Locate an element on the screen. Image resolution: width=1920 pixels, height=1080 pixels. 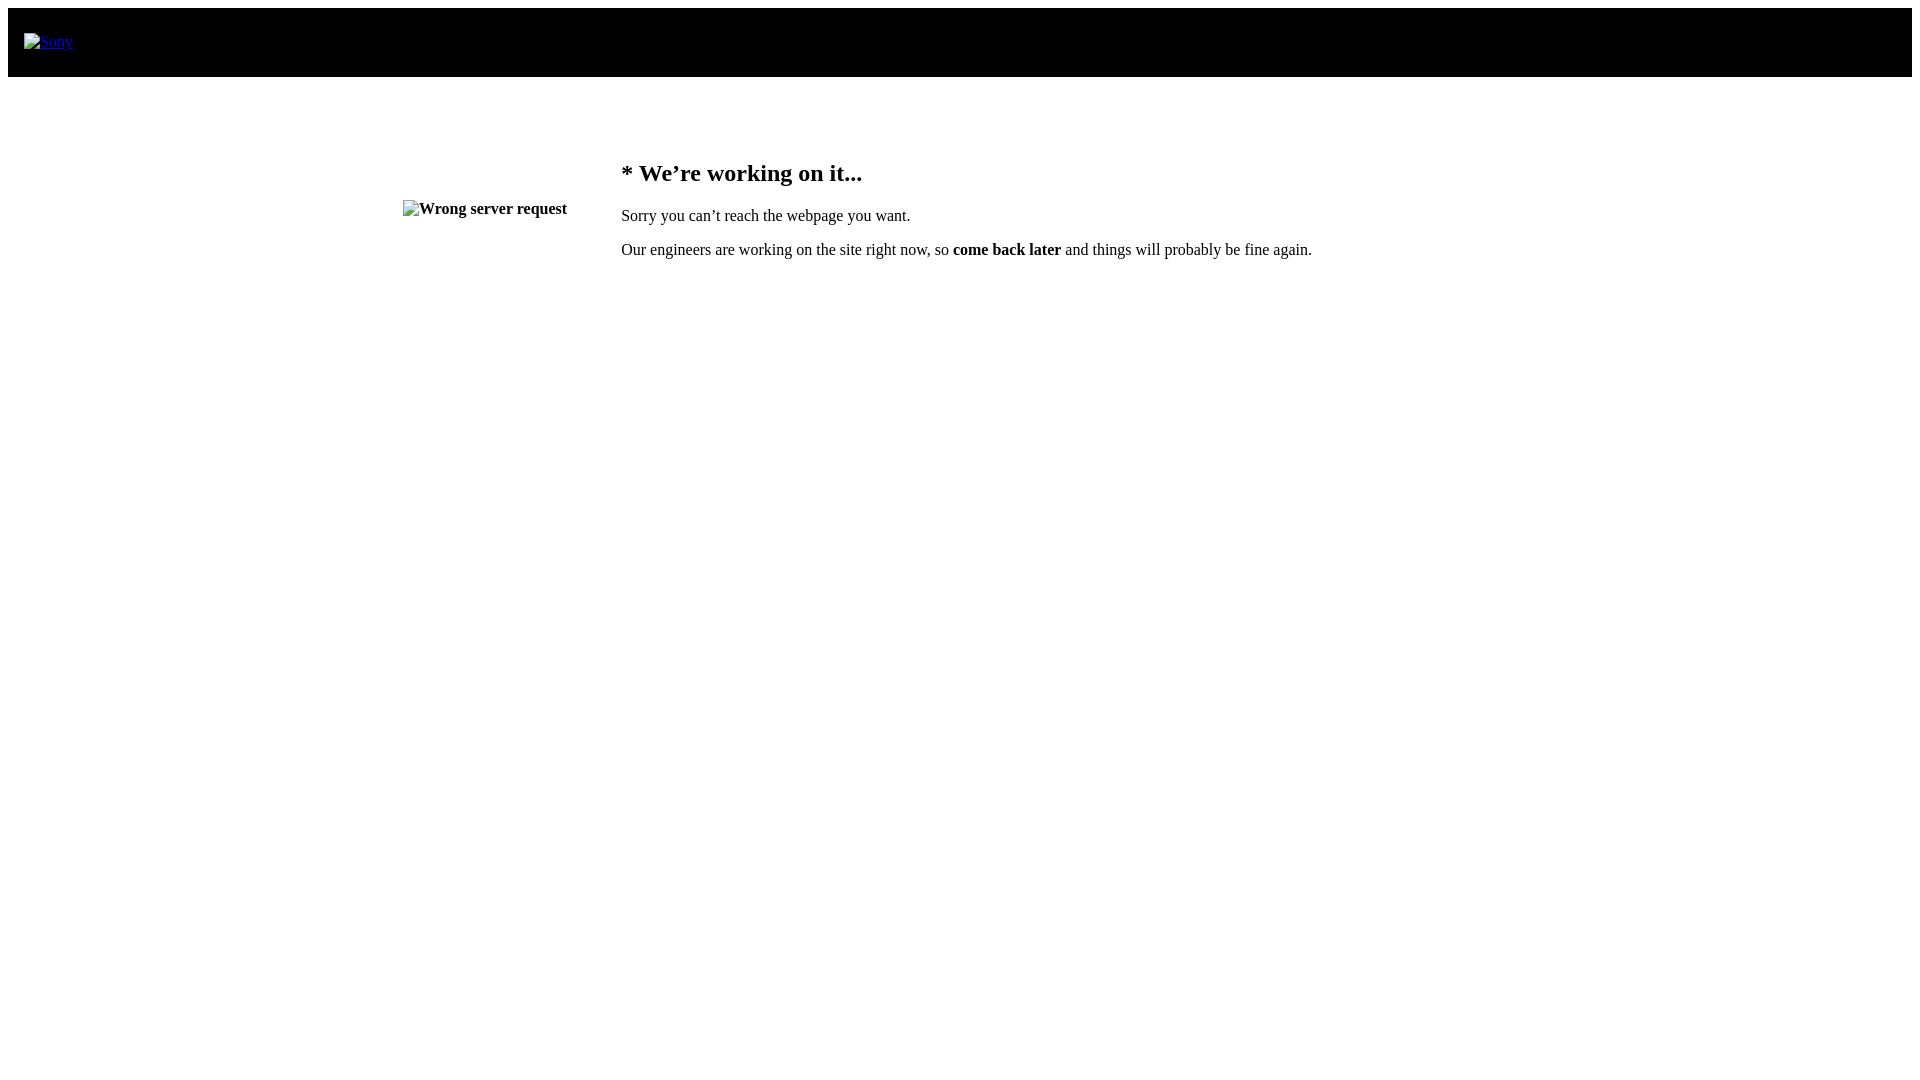
'Wrong server request' is located at coordinates (484, 208).